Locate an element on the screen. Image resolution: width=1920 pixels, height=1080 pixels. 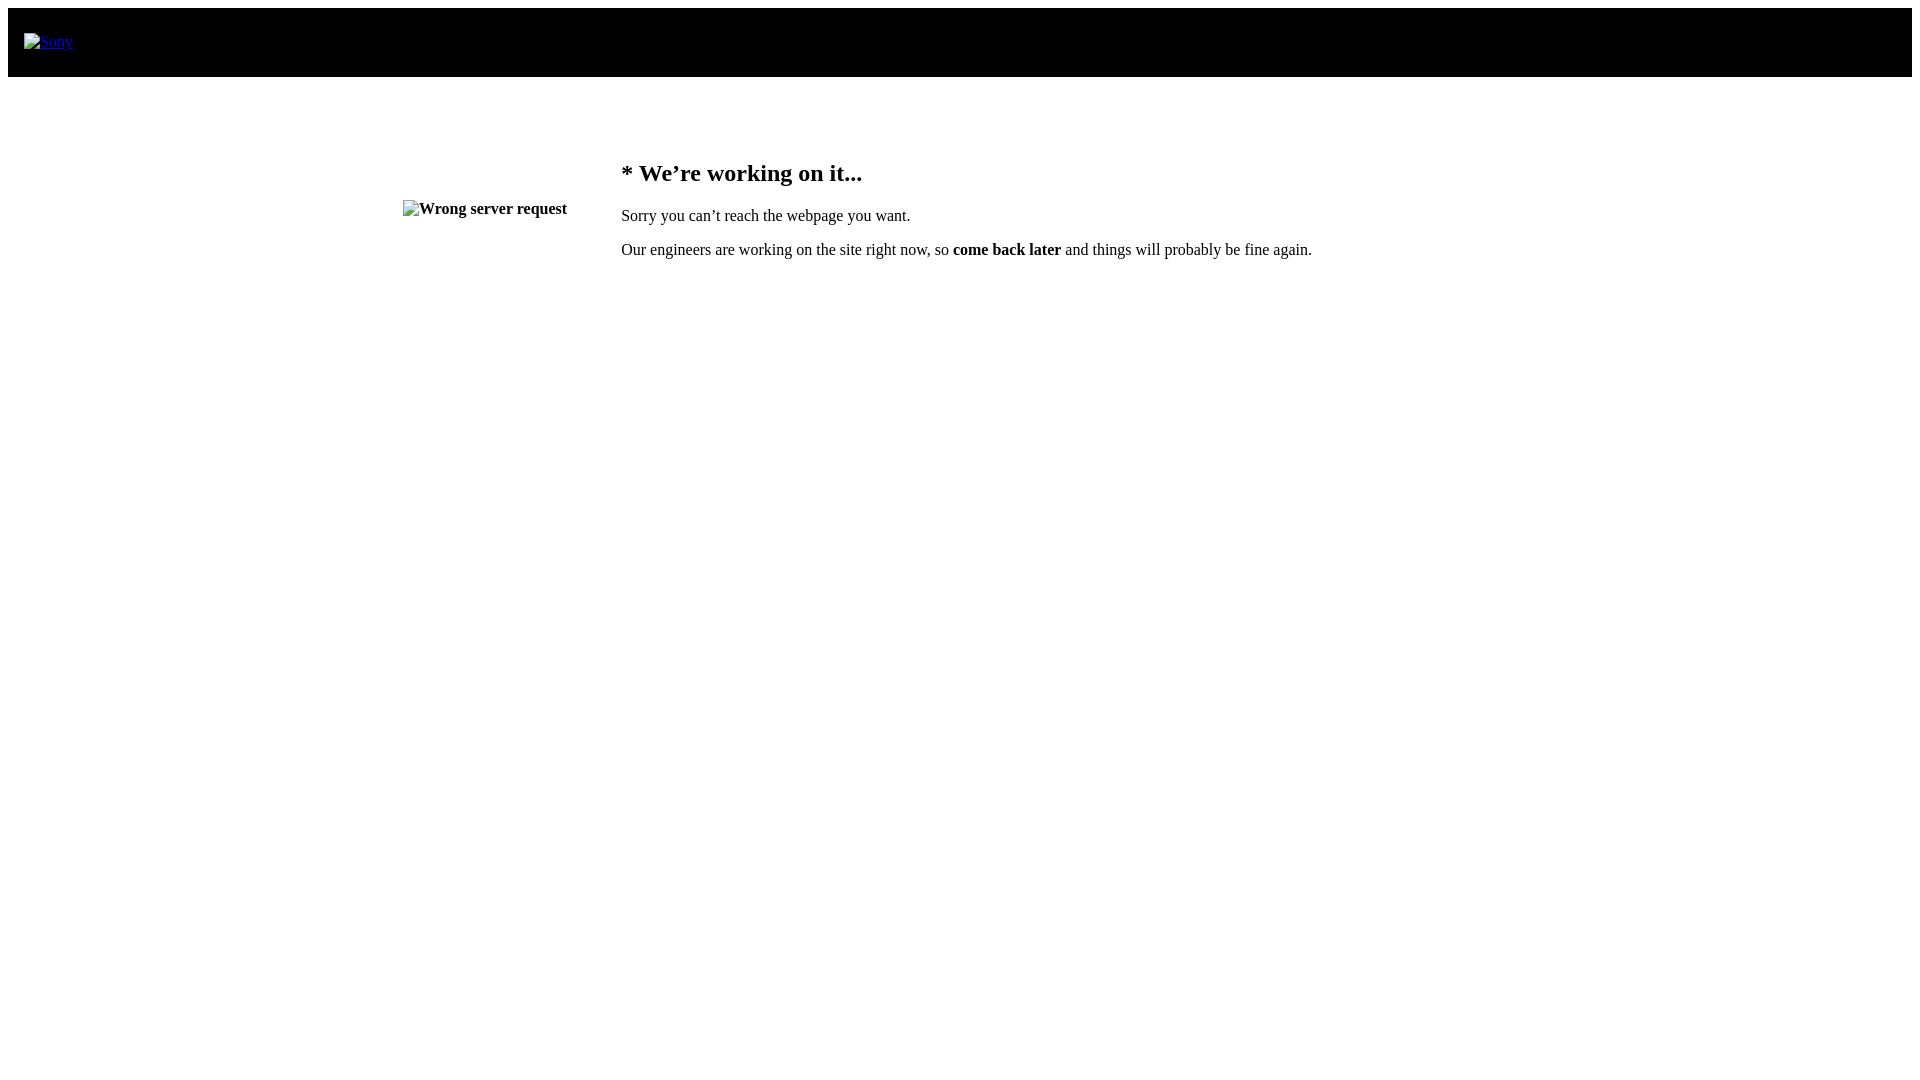
'Wrong server request' is located at coordinates (484, 208).